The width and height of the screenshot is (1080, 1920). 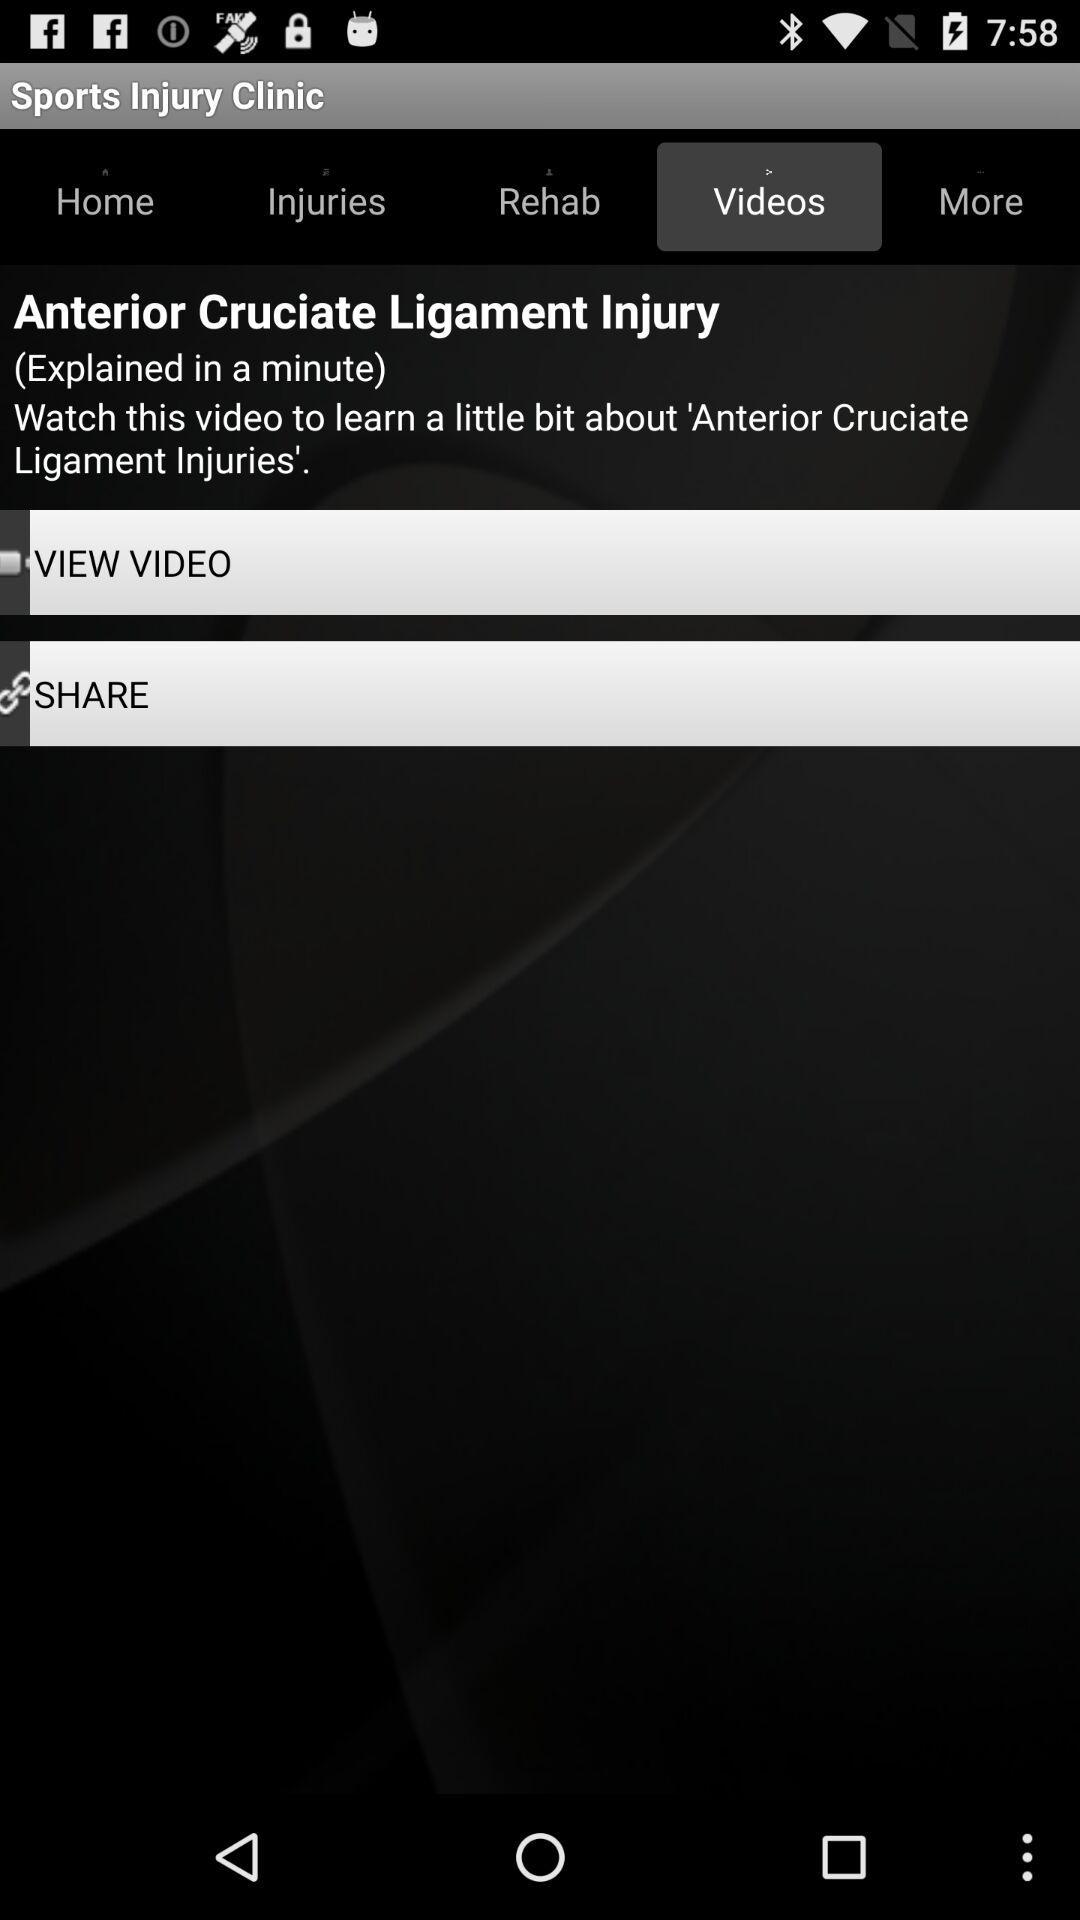 What do you see at coordinates (105, 196) in the screenshot?
I see `the icon next to injuries button` at bounding box center [105, 196].